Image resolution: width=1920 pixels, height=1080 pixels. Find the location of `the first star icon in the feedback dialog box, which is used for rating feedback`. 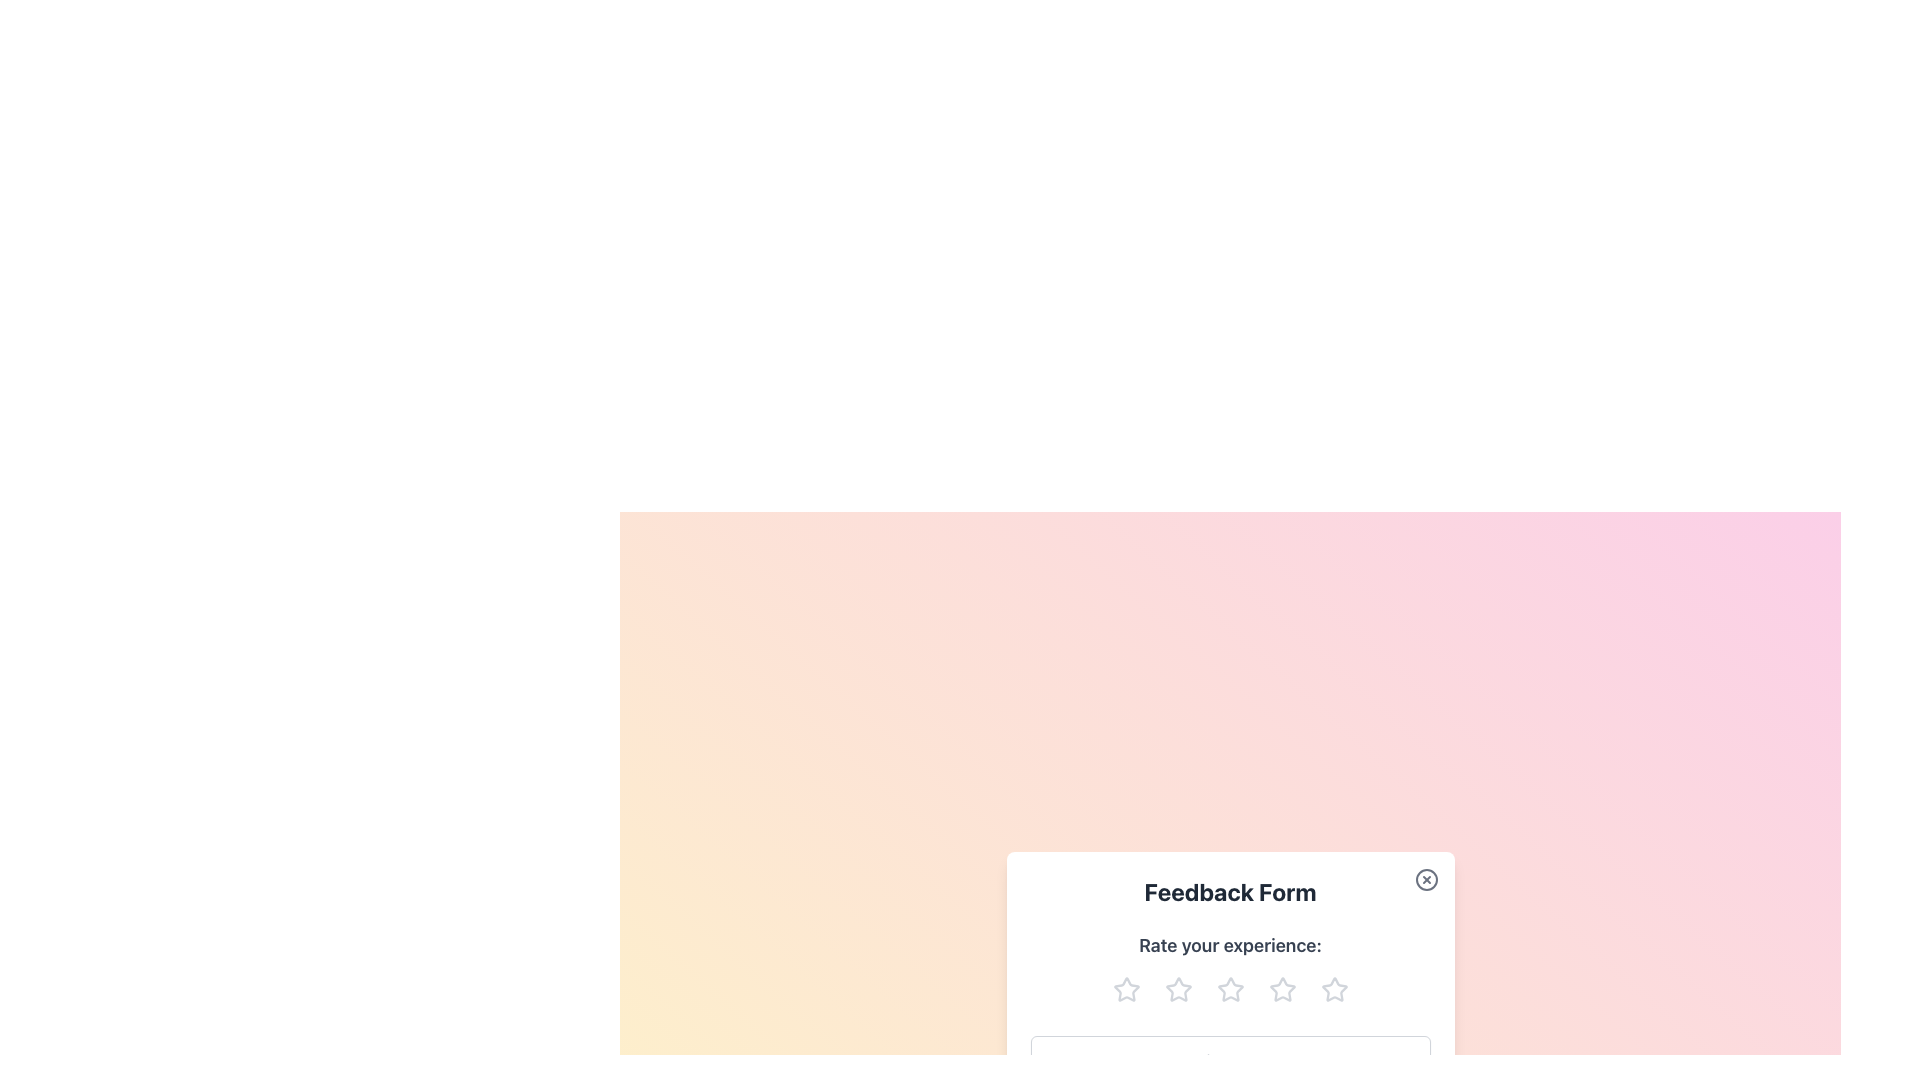

the first star icon in the feedback dialog box, which is used for rating feedback is located at coordinates (1126, 990).